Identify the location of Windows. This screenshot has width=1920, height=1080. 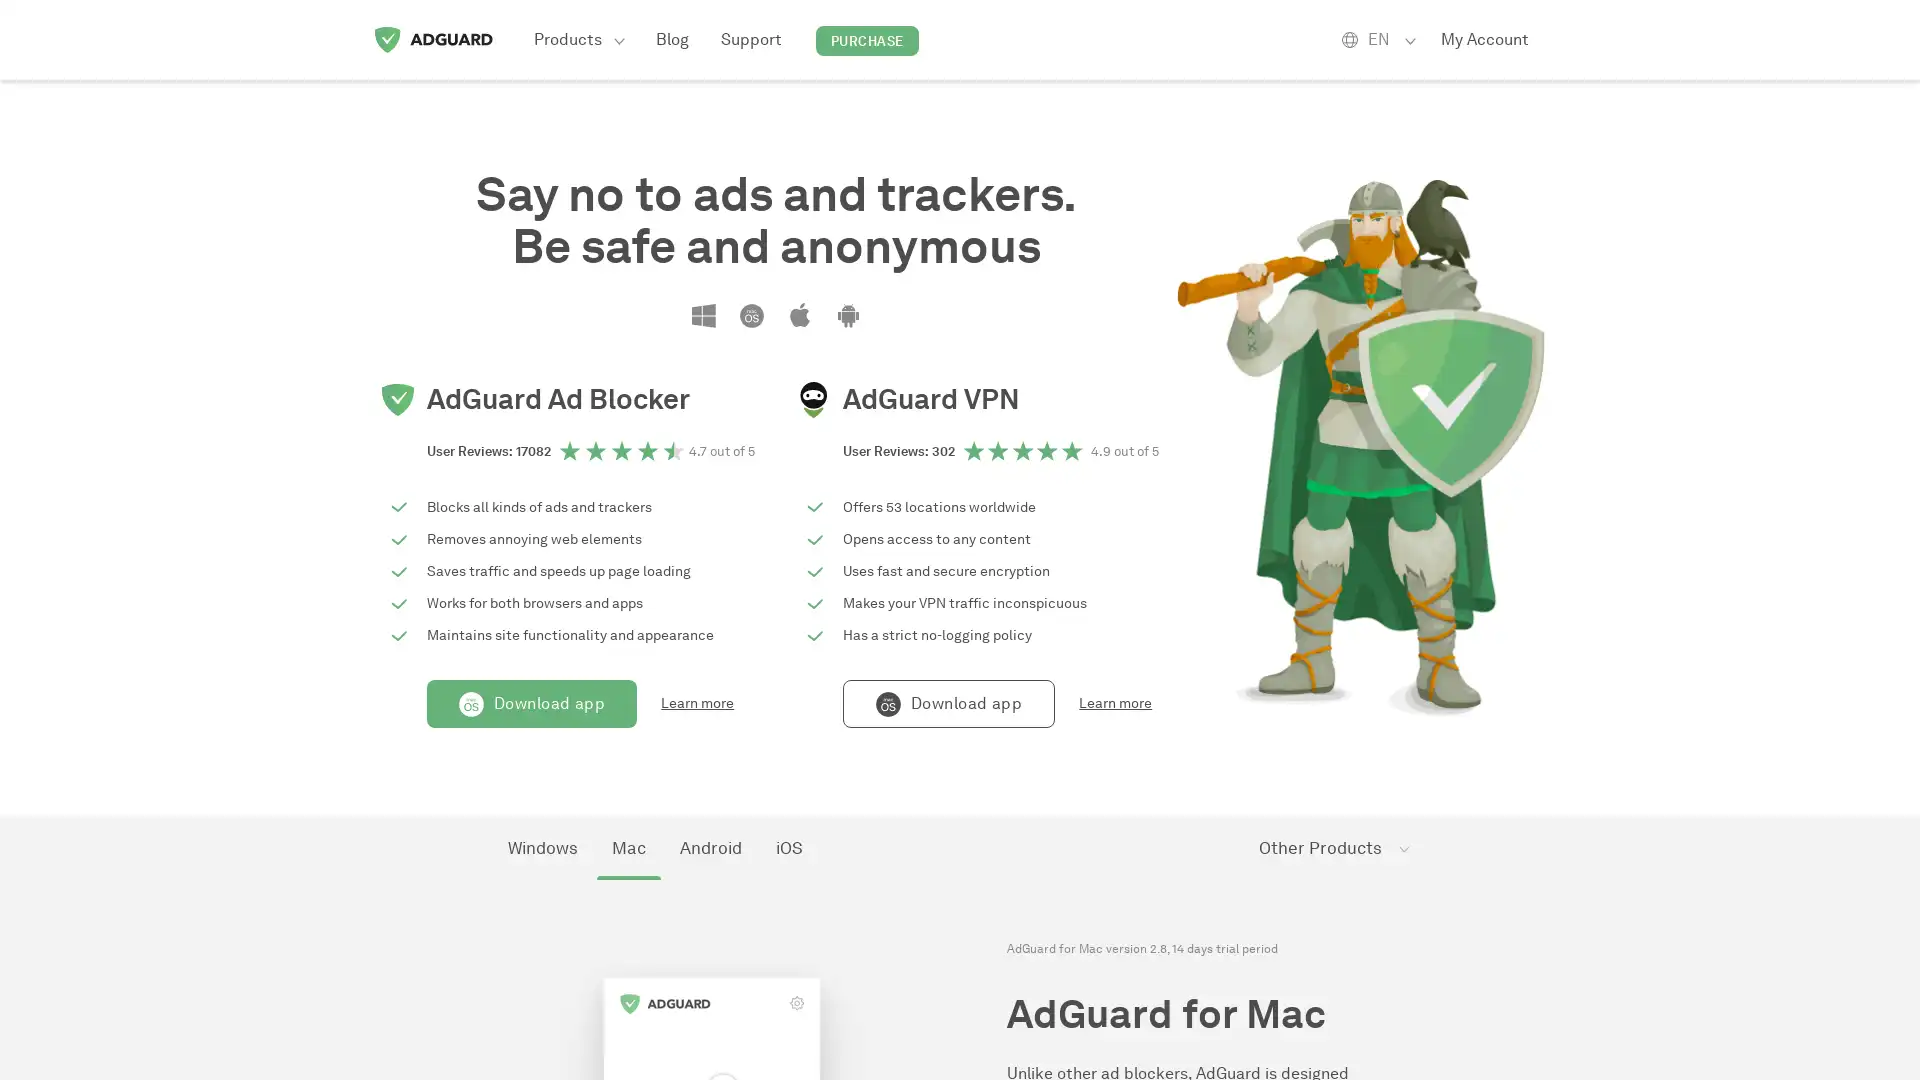
(542, 848).